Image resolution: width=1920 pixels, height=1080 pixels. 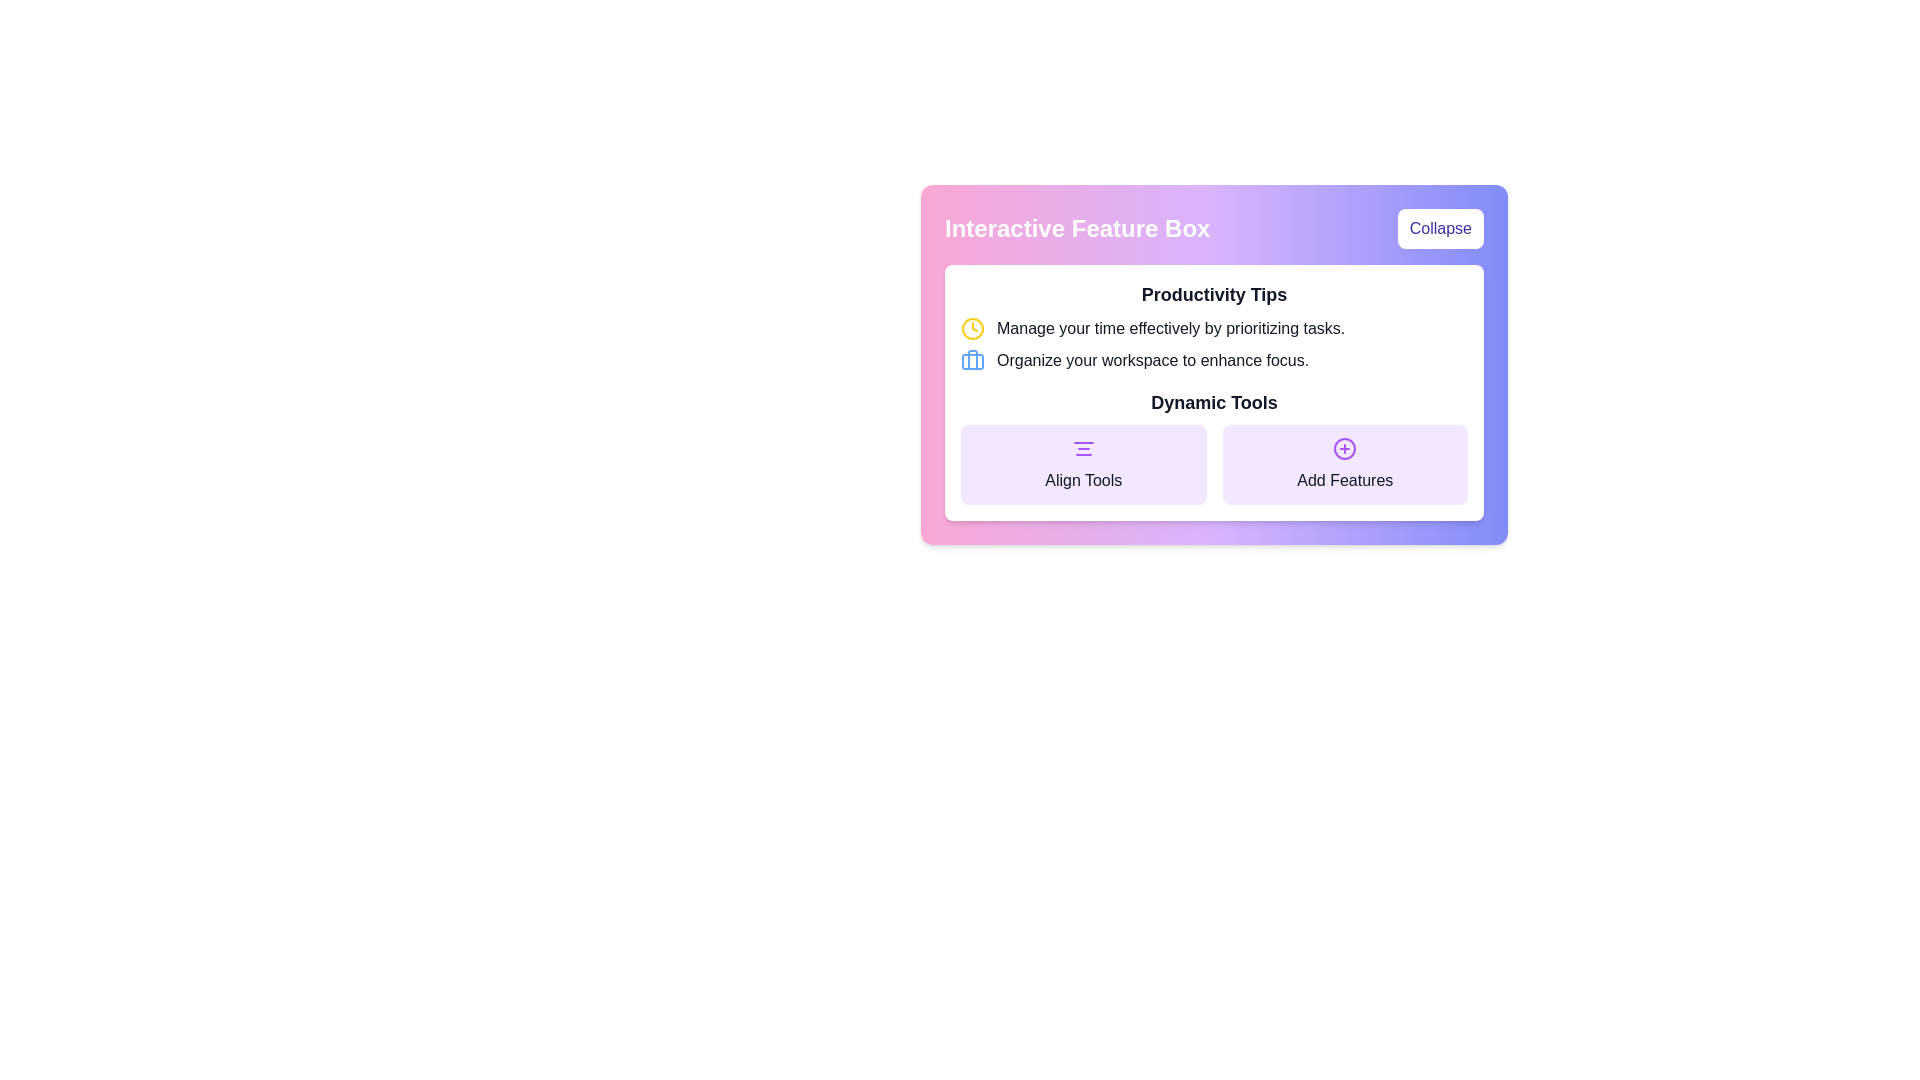 What do you see at coordinates (1440, 227) in the screenshot?
I see `the collapse button located at the top-right corner of the purple-pink gradient box beside the text 'Interactive Feature Box'` at bounding box center [1440, 227].